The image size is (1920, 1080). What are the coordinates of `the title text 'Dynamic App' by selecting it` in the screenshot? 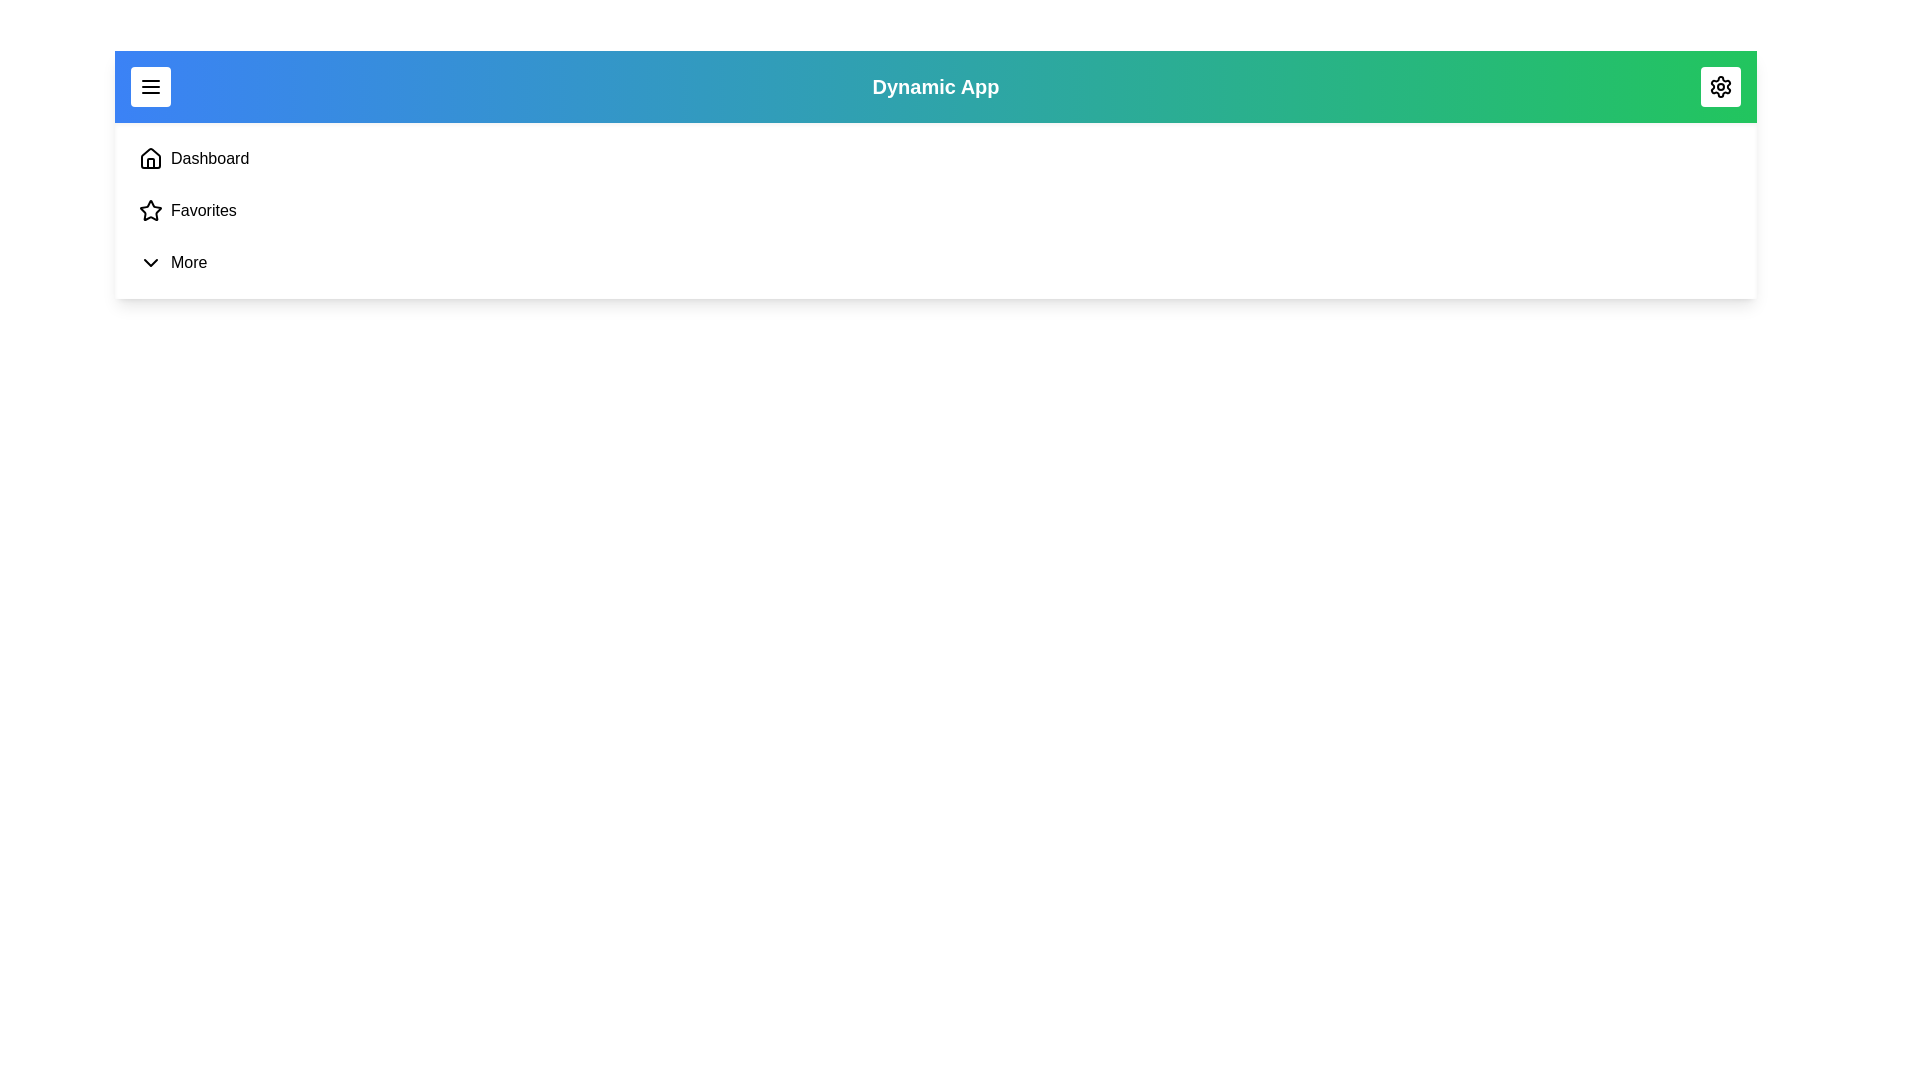 It's located at (935, 86).